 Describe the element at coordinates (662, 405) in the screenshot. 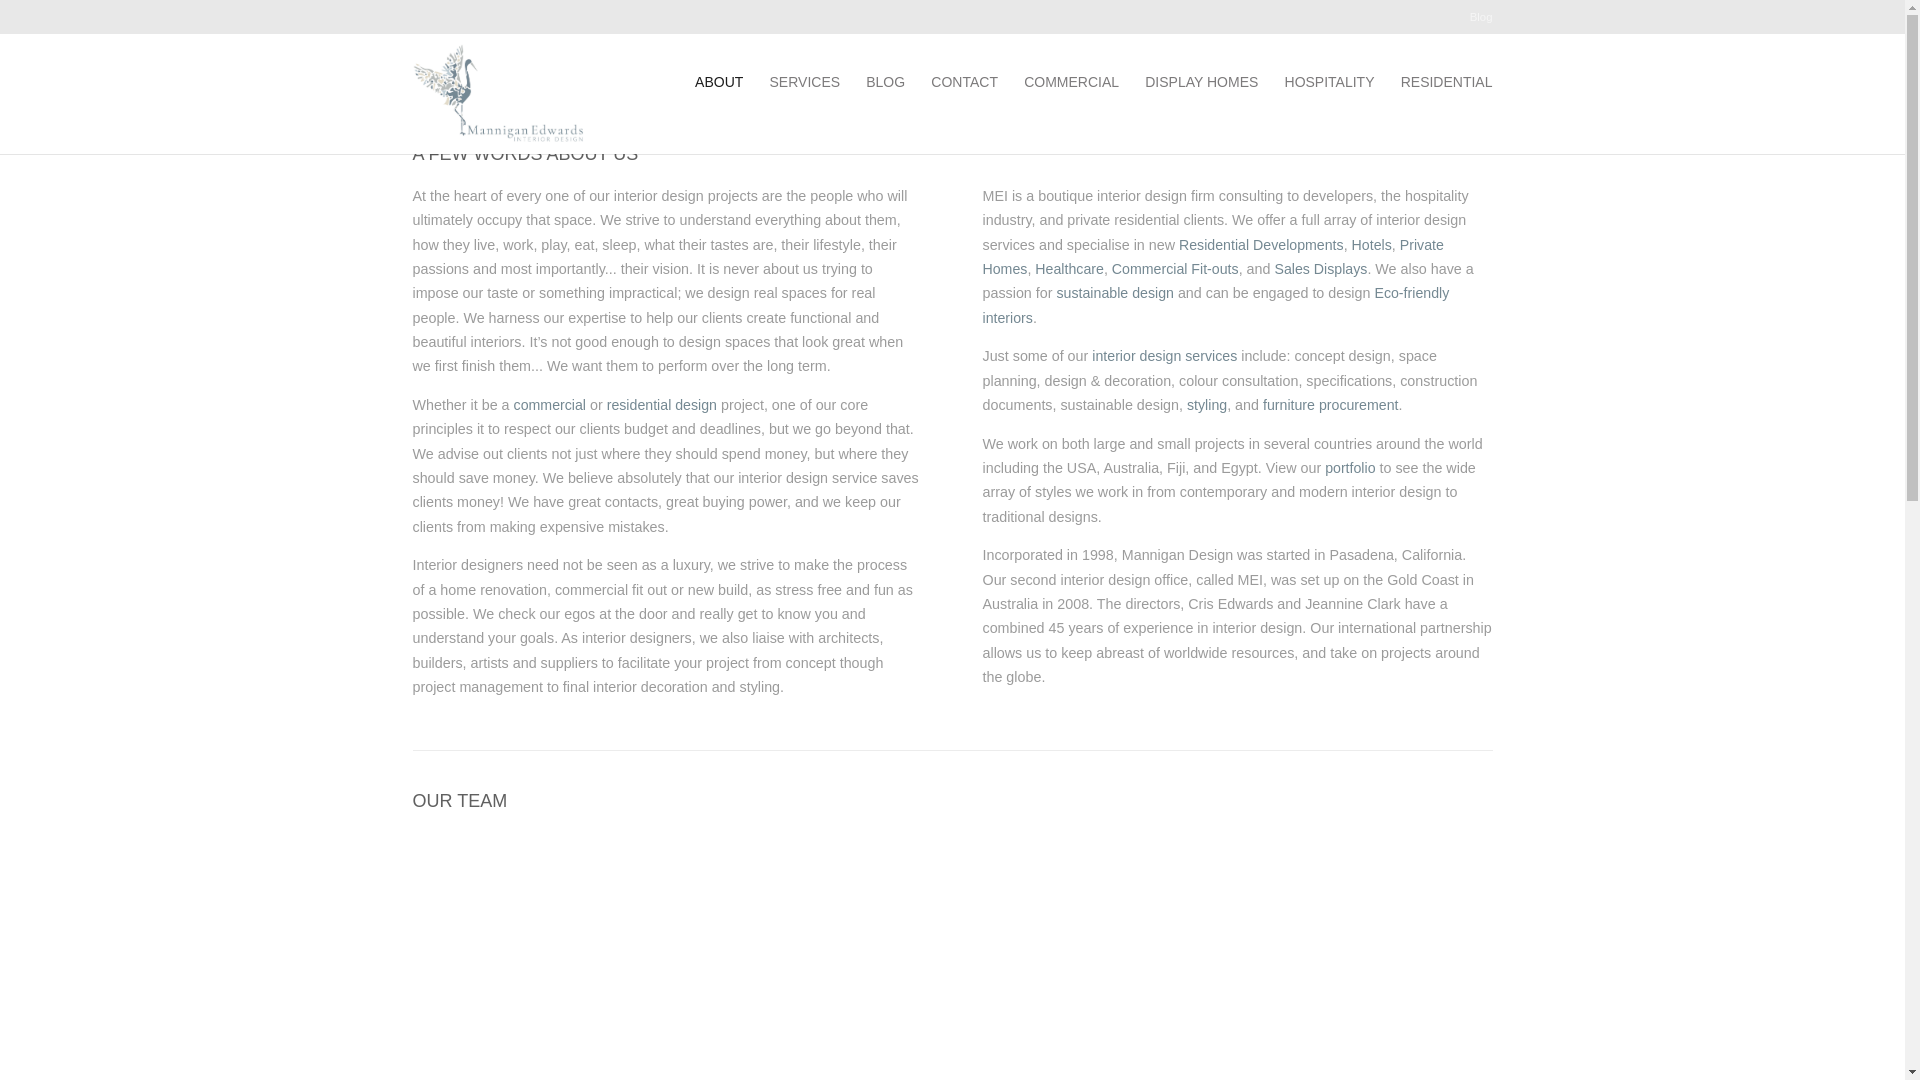

I see `'residential design'` at that location.